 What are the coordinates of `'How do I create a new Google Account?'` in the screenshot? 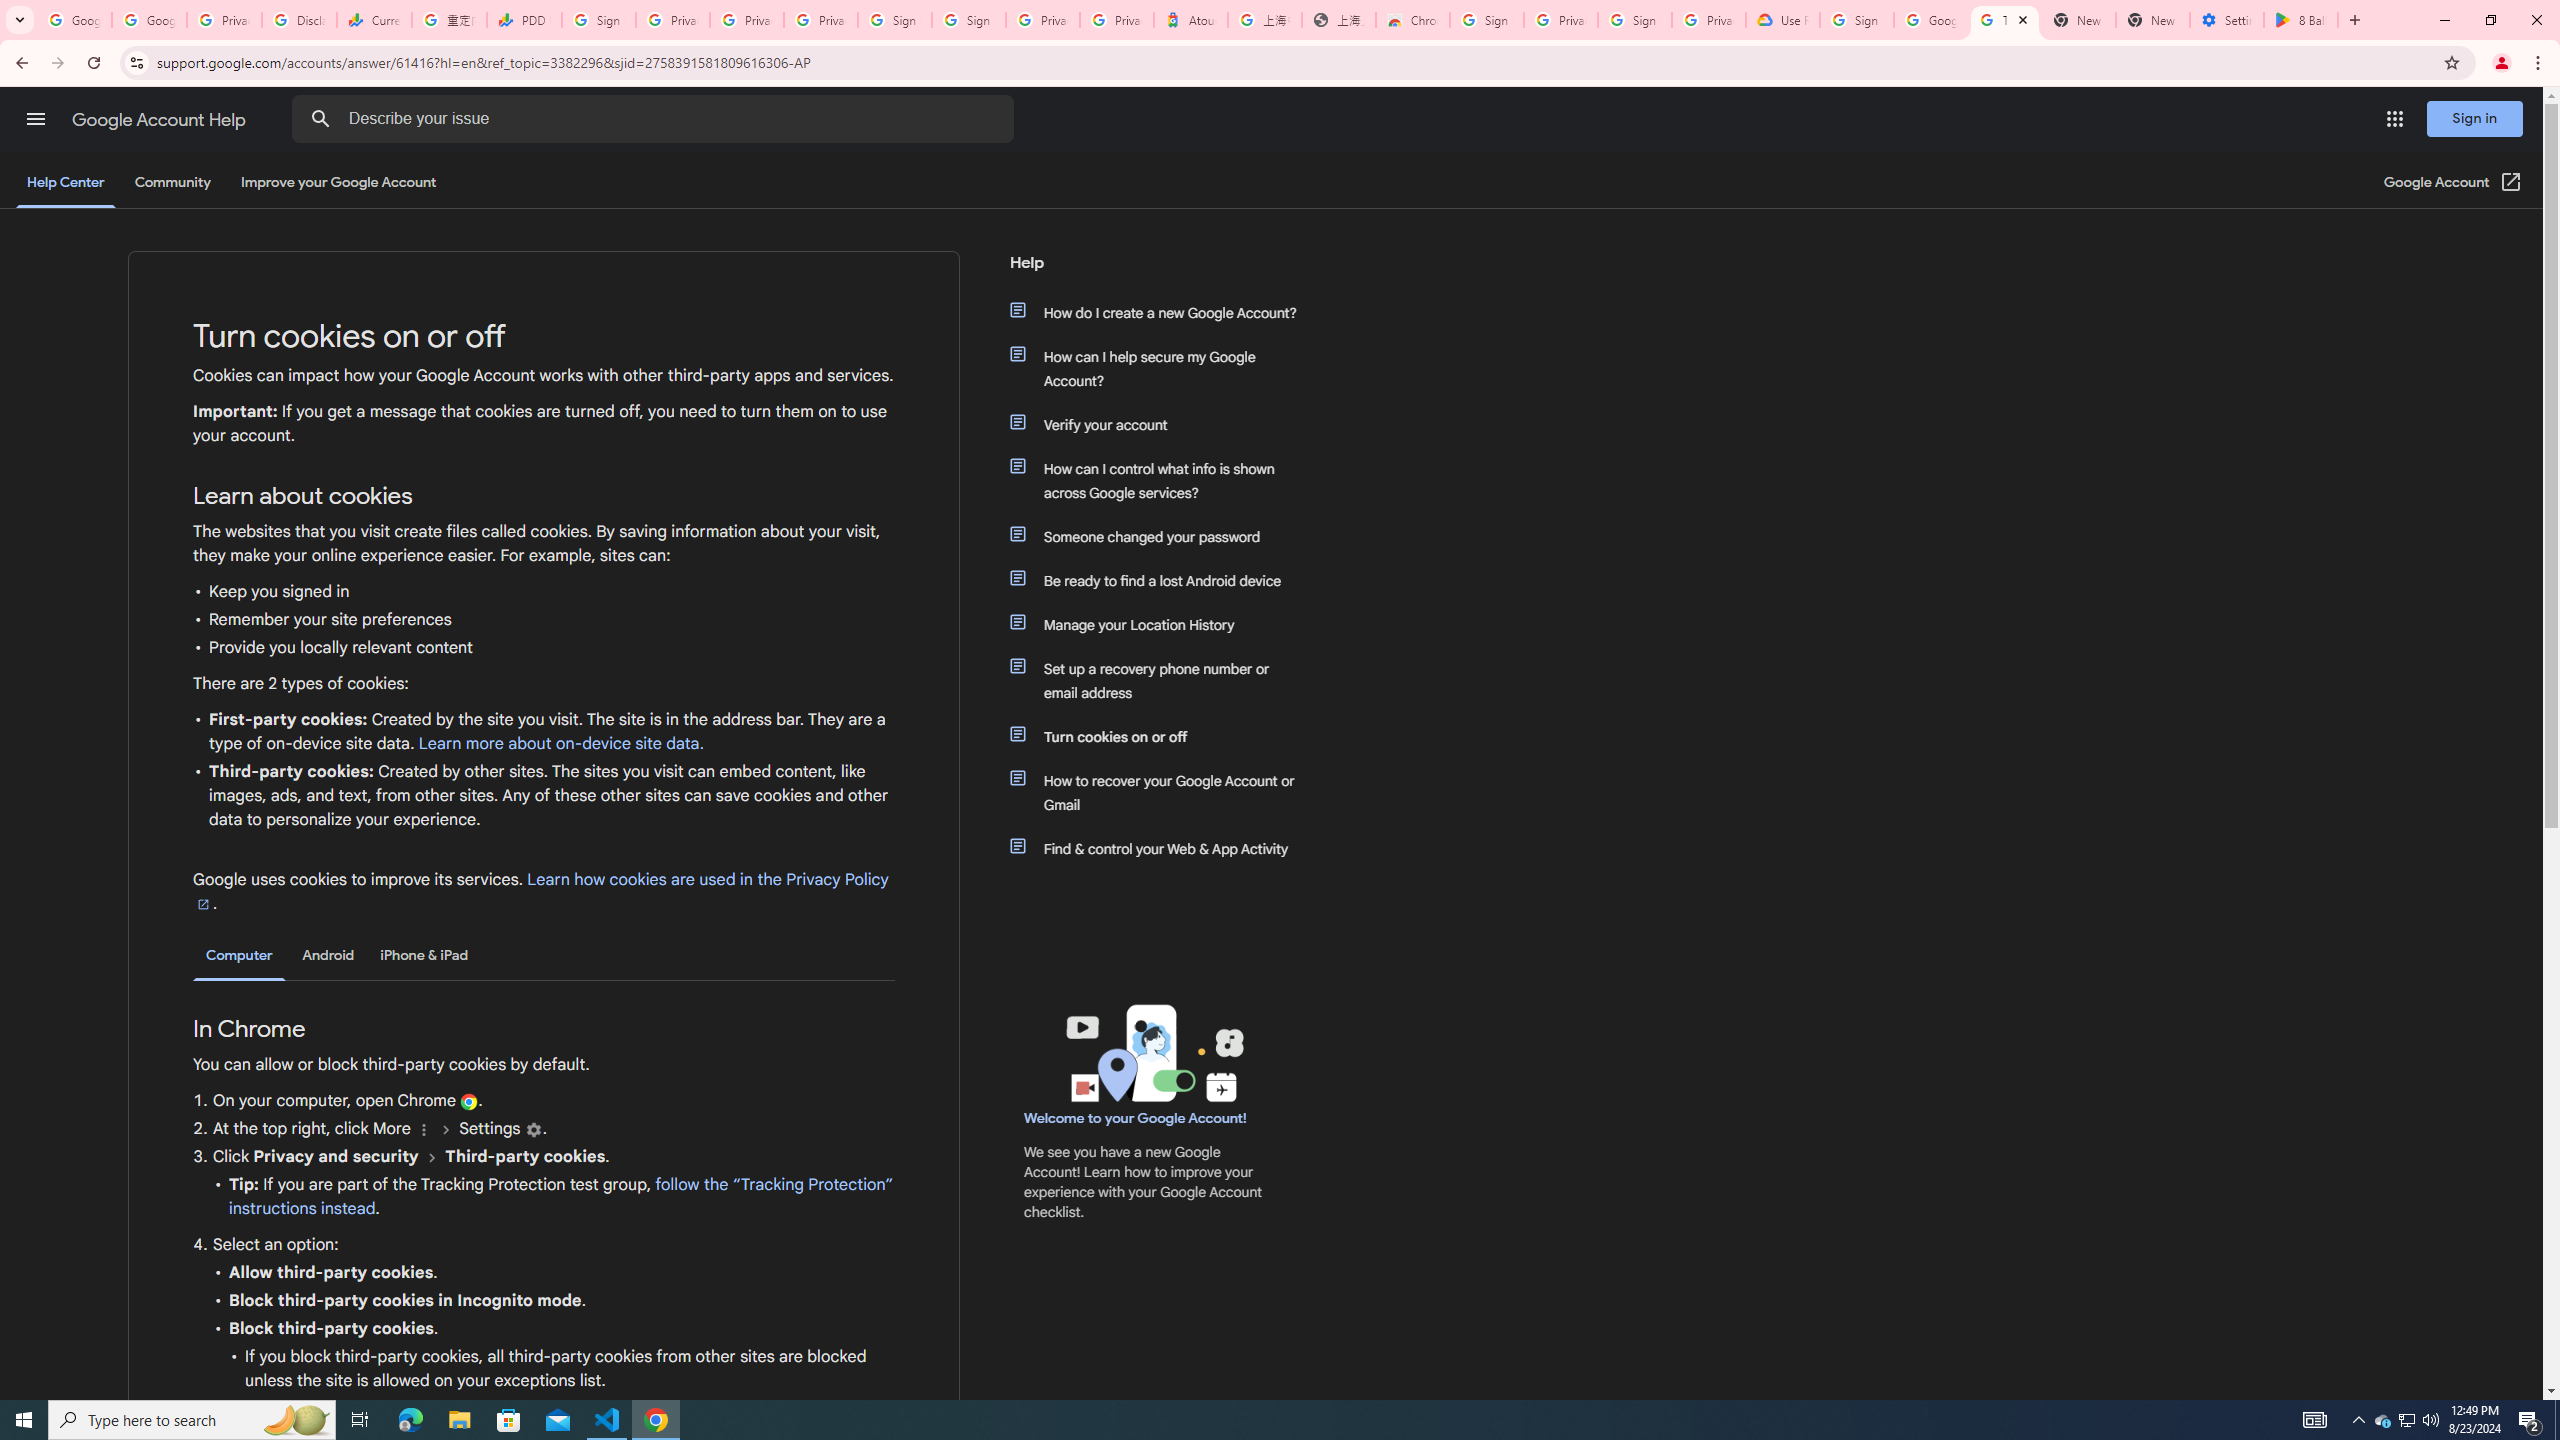 It's located at (1162, 313).